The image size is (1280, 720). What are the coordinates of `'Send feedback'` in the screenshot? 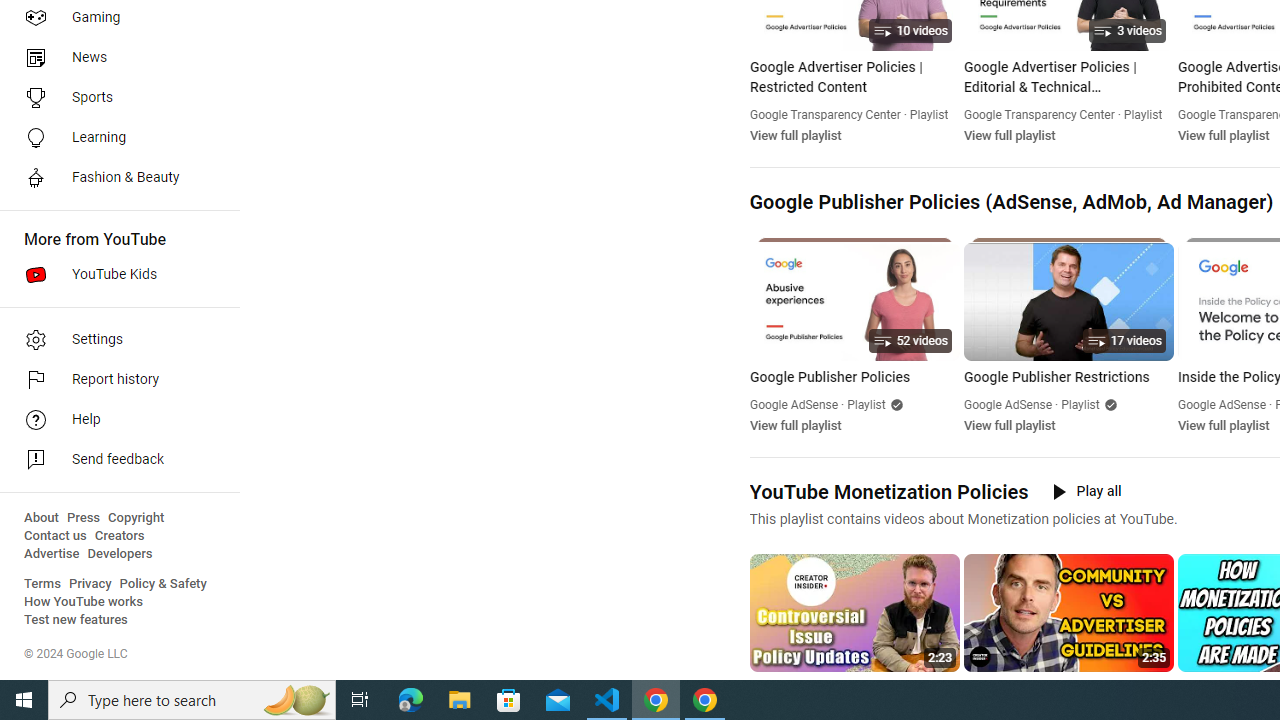 It's located at (112, 460).